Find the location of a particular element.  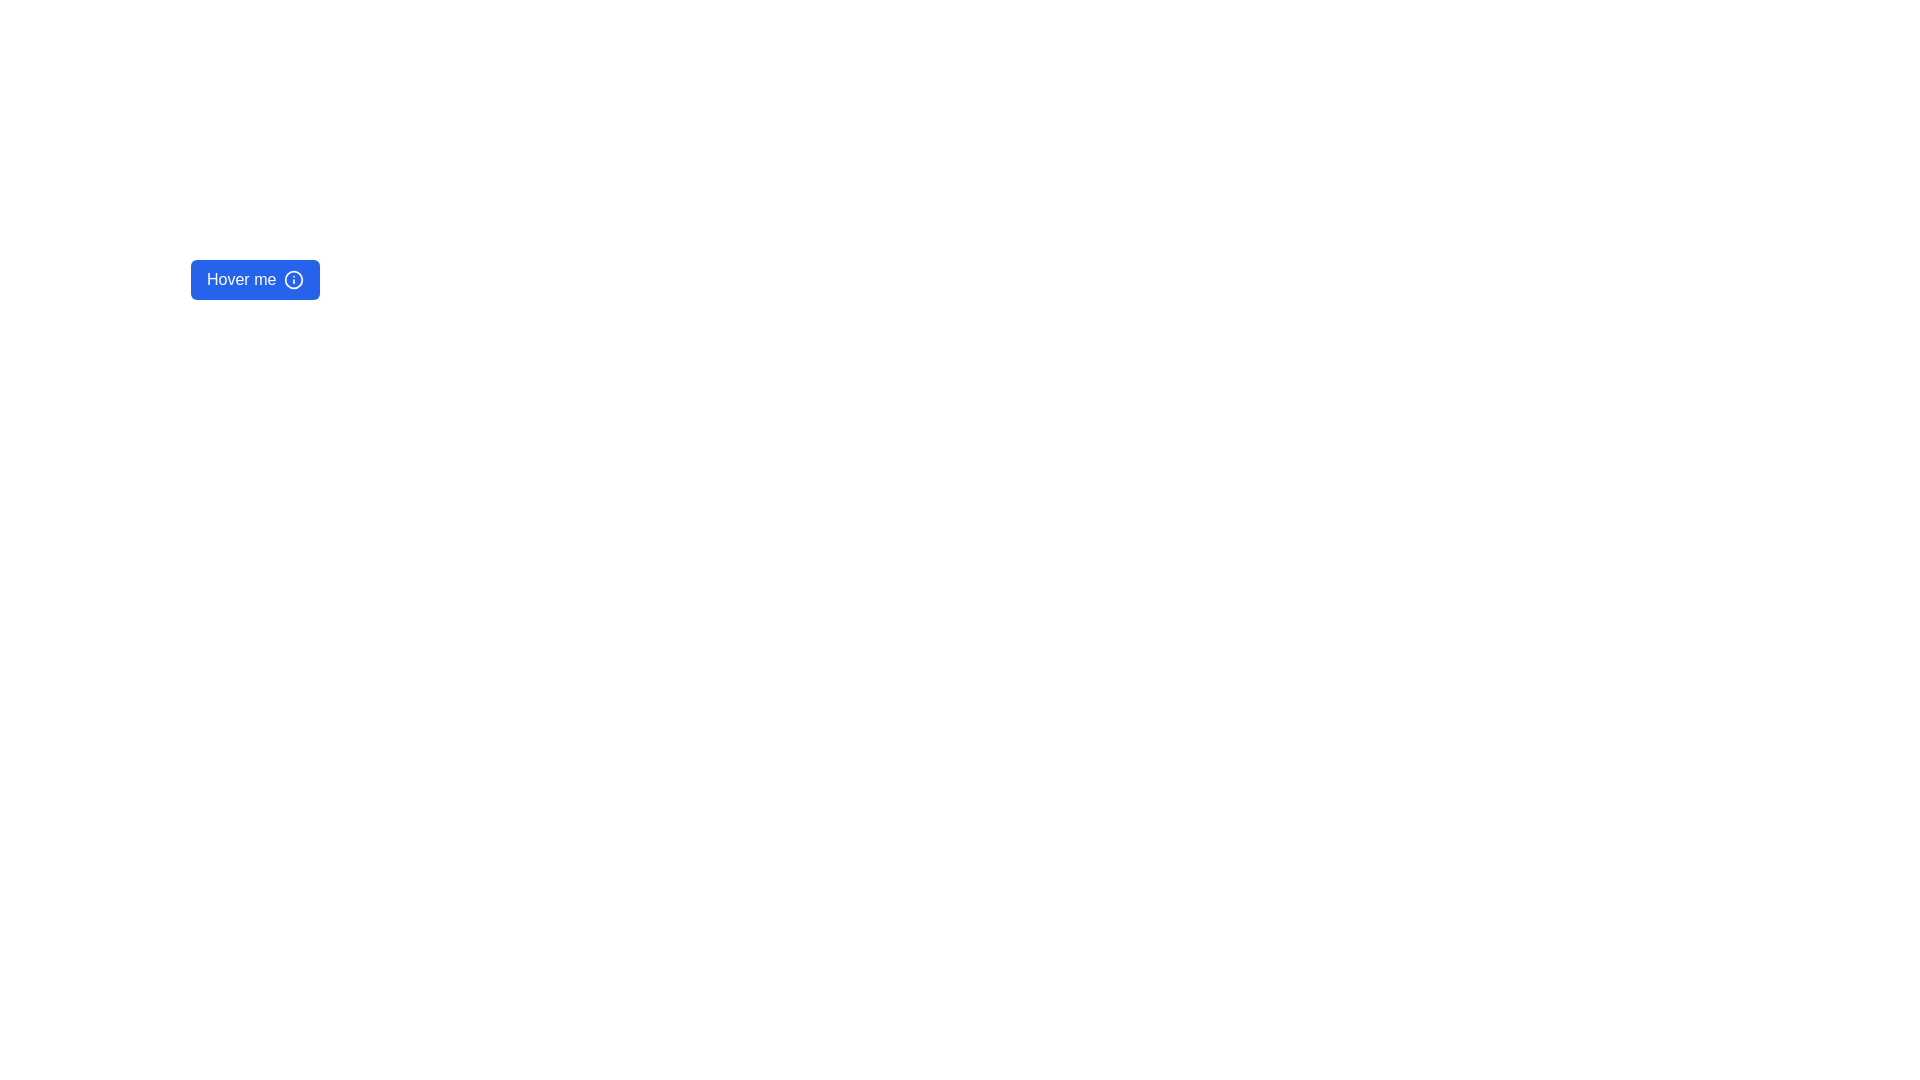

the circular outline element that is part of an icon located to the right of the 'Hover me' button is located at coordinates (293, 280).